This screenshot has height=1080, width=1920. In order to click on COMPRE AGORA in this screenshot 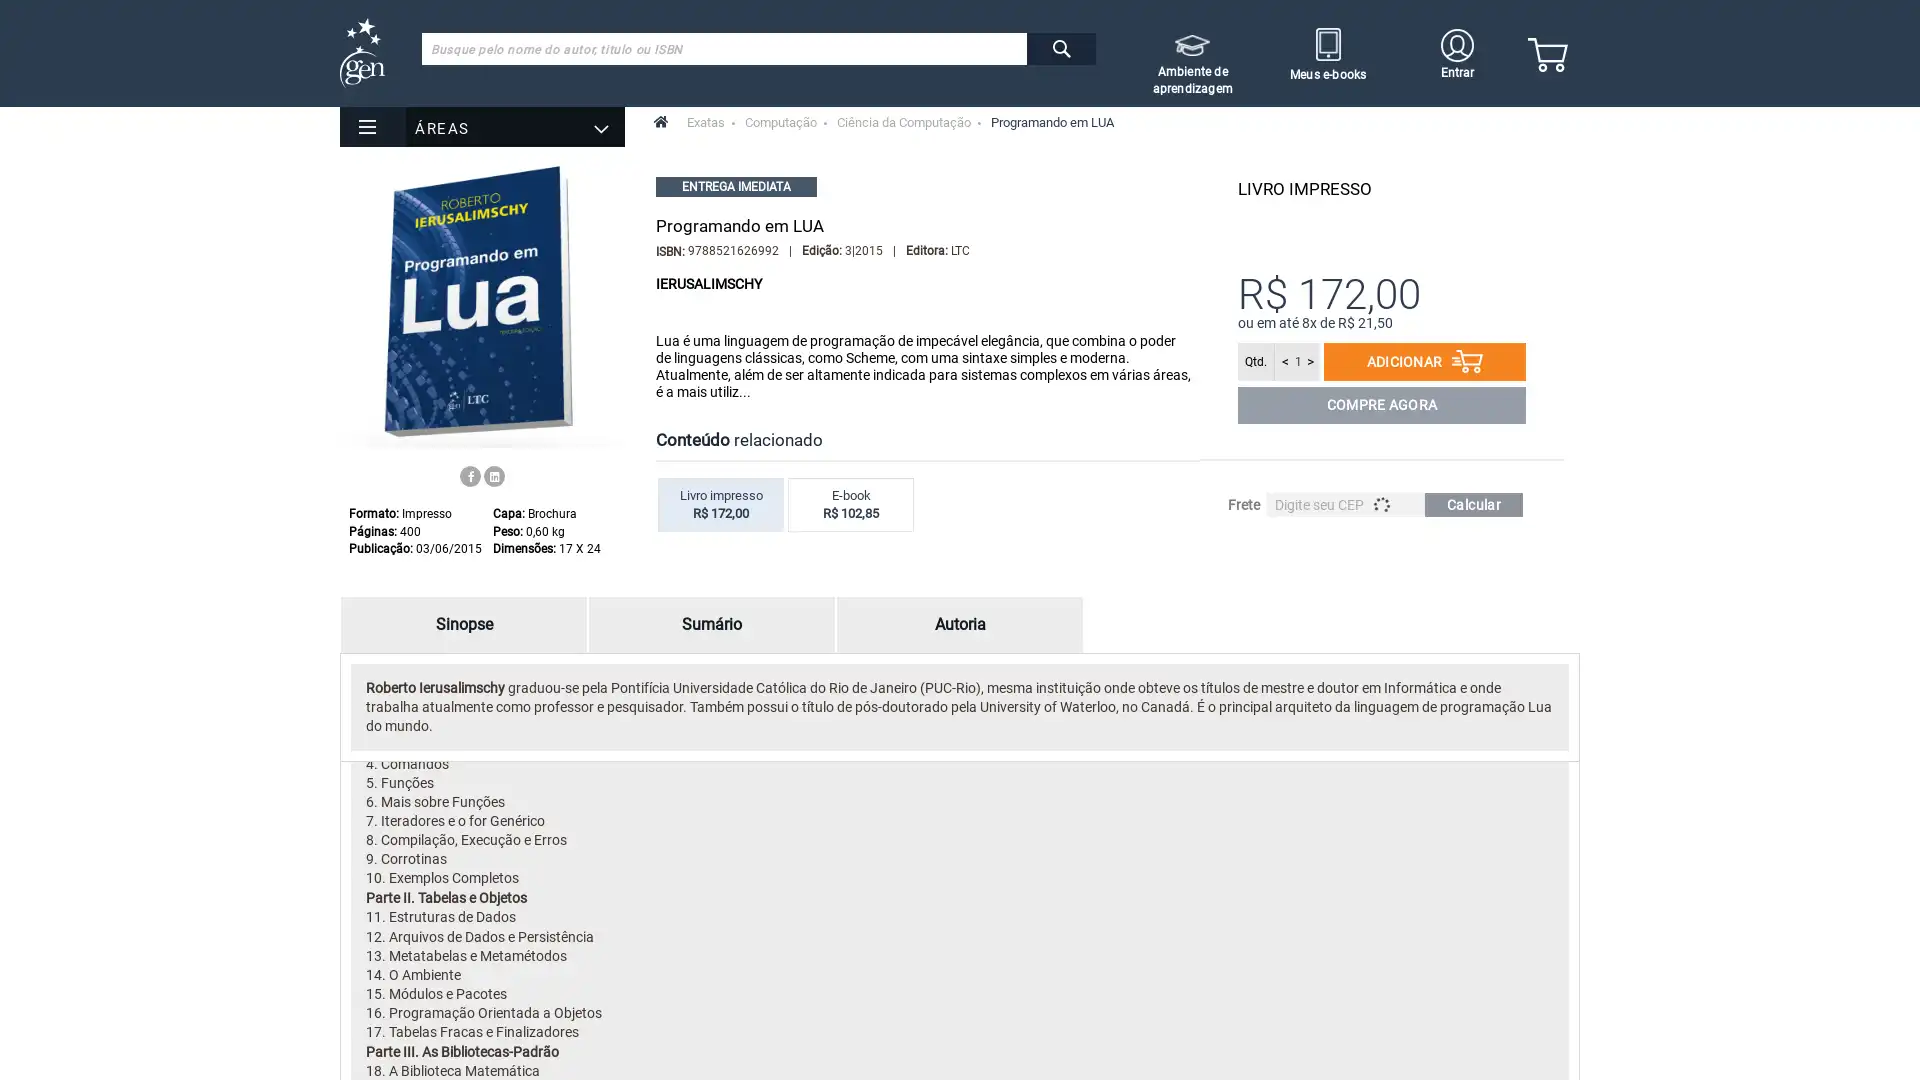, I will do `click(1381, 405)`.